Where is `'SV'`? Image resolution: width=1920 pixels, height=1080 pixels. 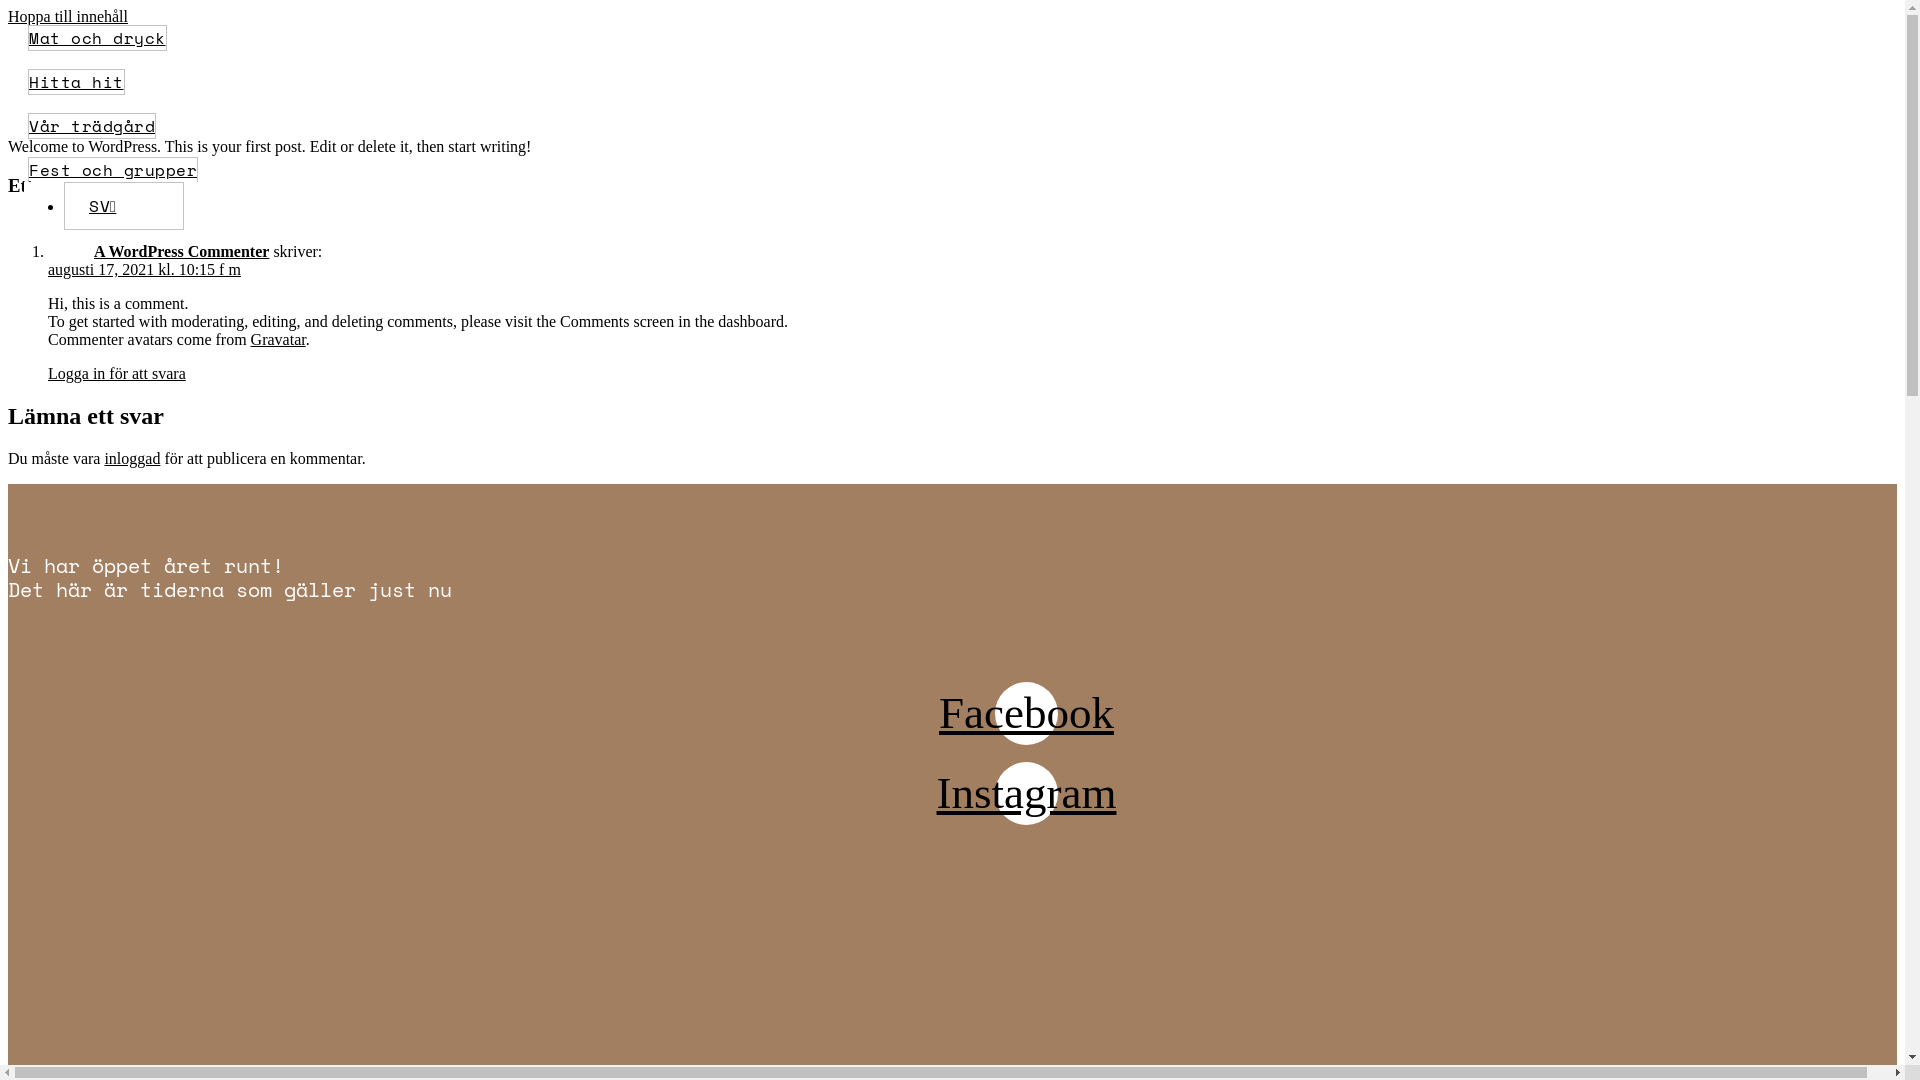 'SV' is located at coordinates (123, 205).